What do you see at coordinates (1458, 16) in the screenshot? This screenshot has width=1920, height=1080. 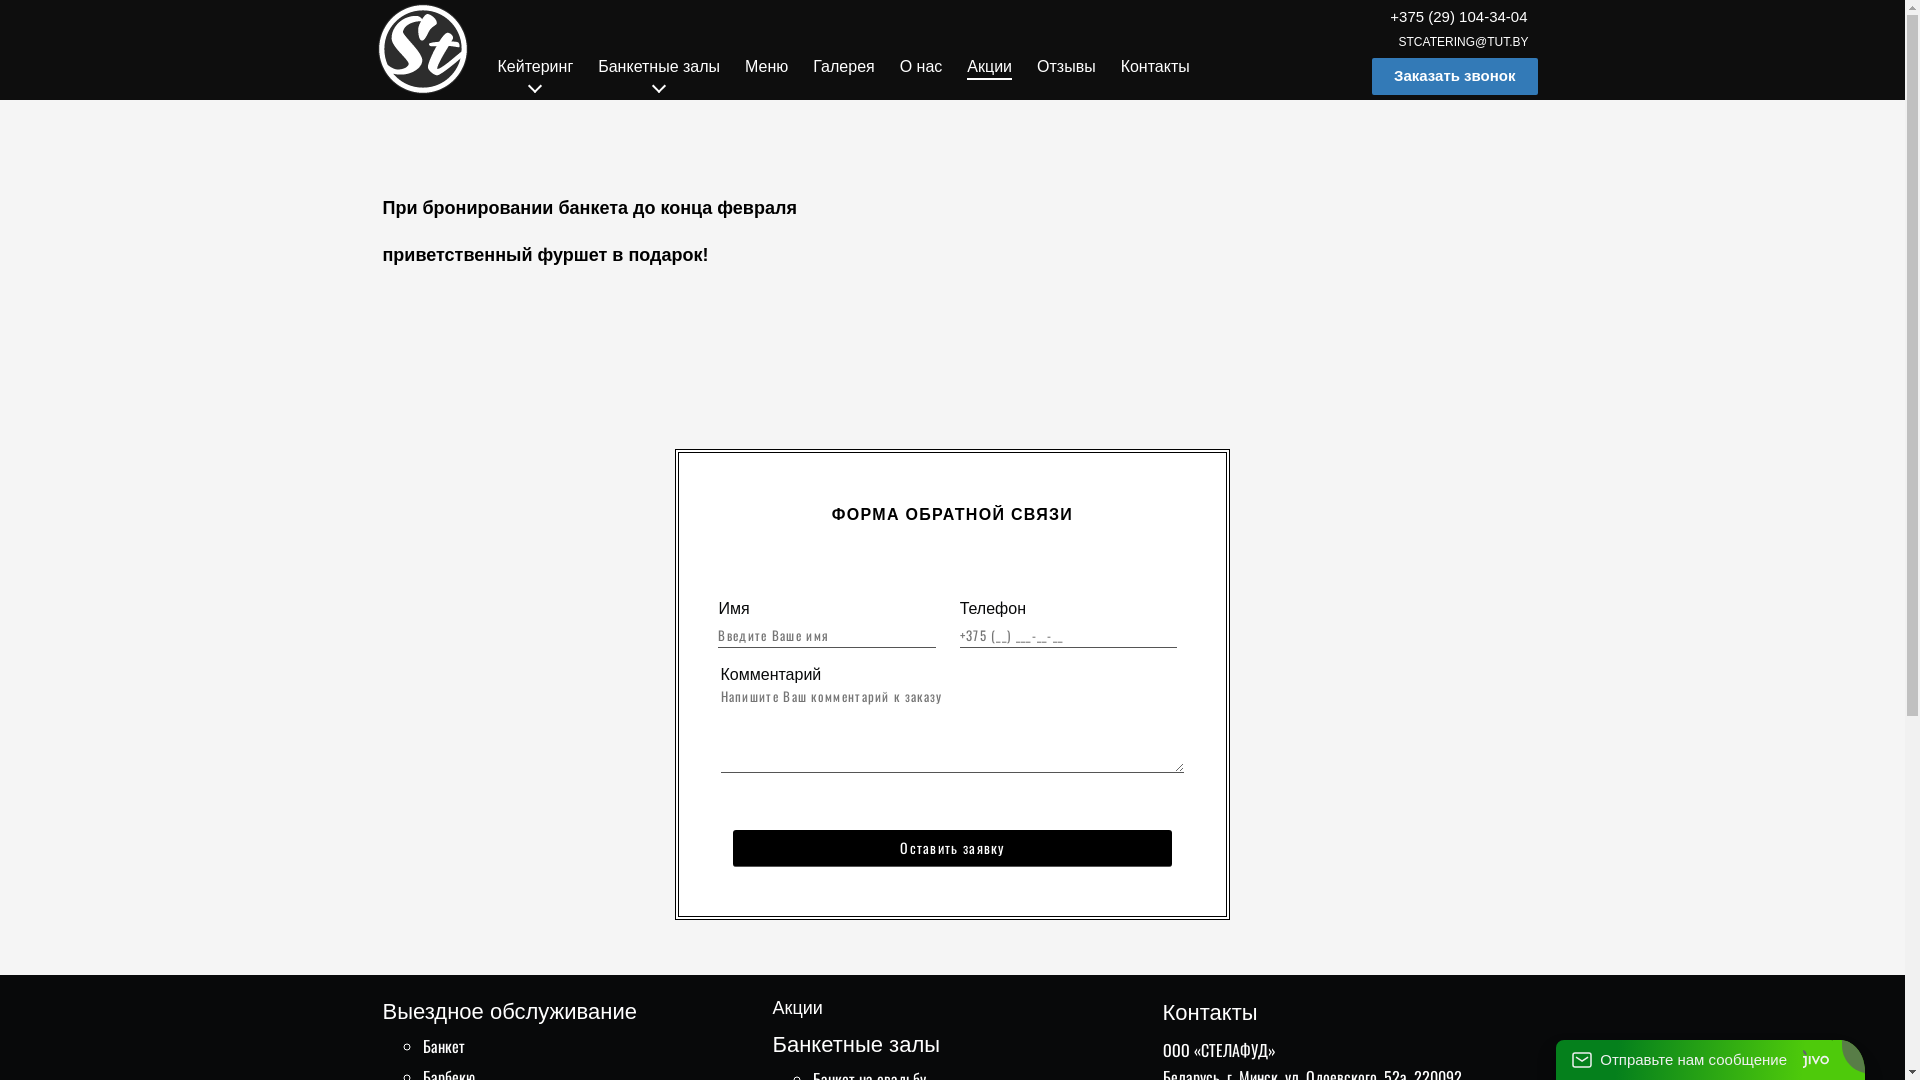 I see `'+375 (29) 104-34-04'` at bounding box center [1458, 16].